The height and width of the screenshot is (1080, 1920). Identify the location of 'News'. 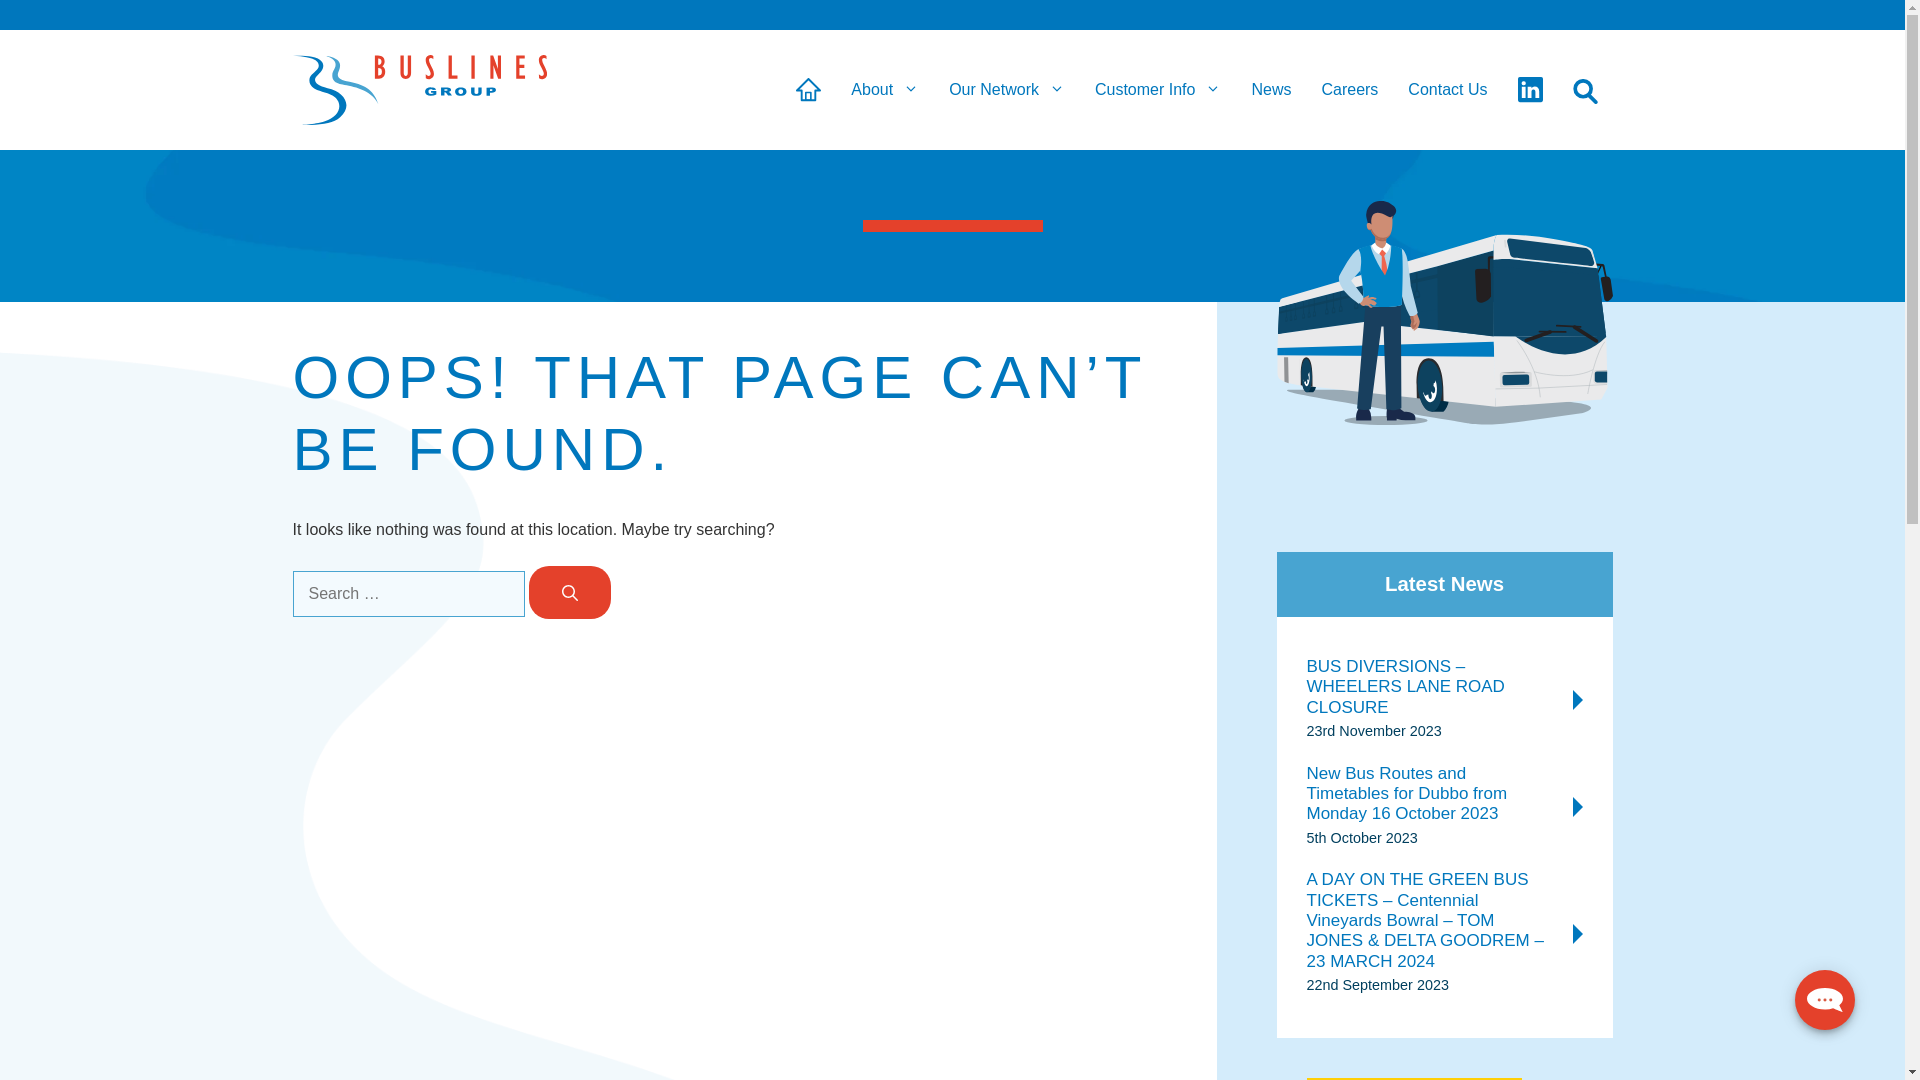
(1270, 88).